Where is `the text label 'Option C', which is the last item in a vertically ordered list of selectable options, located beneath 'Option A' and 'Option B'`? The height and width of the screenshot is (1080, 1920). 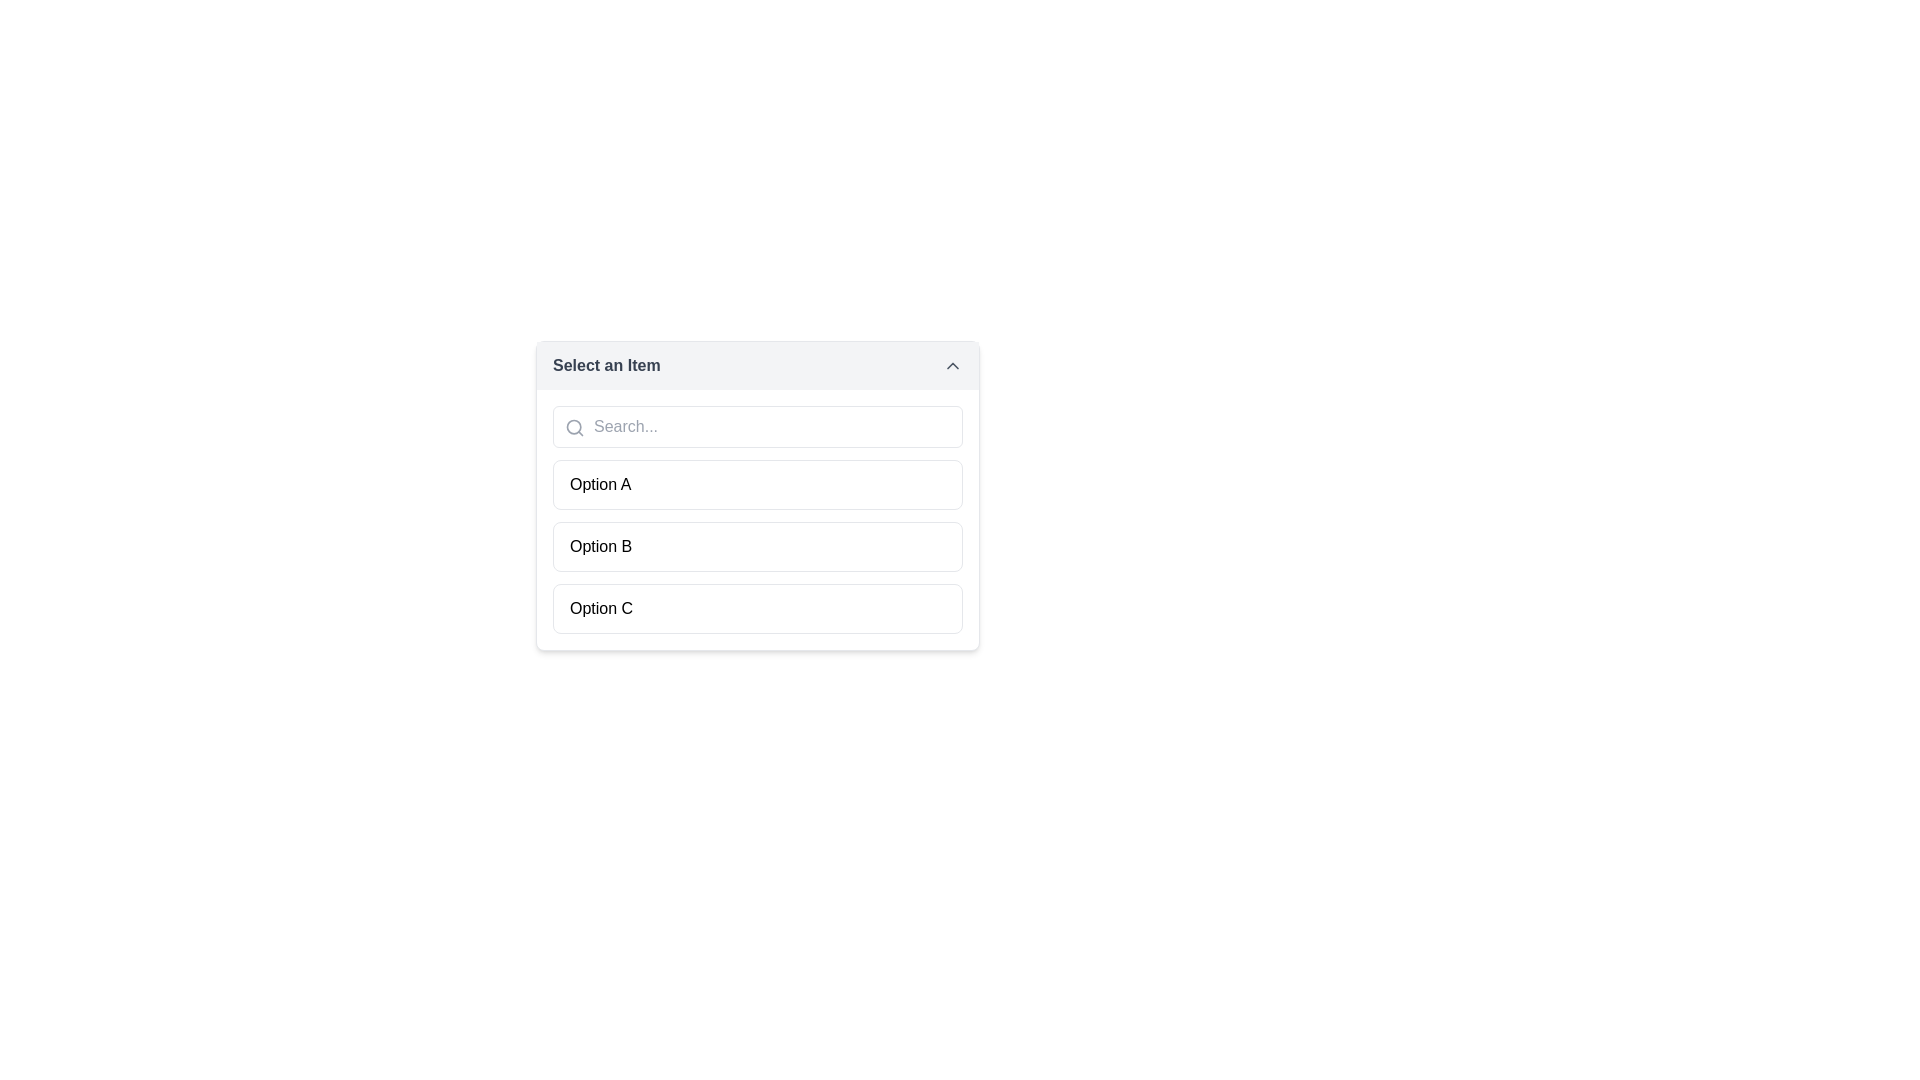
the text label 'Option C', which is the last item in a vertically ordered list of selectable options, located beneath 'Option A' and 'Option B' is located at coordinates (600, 608).